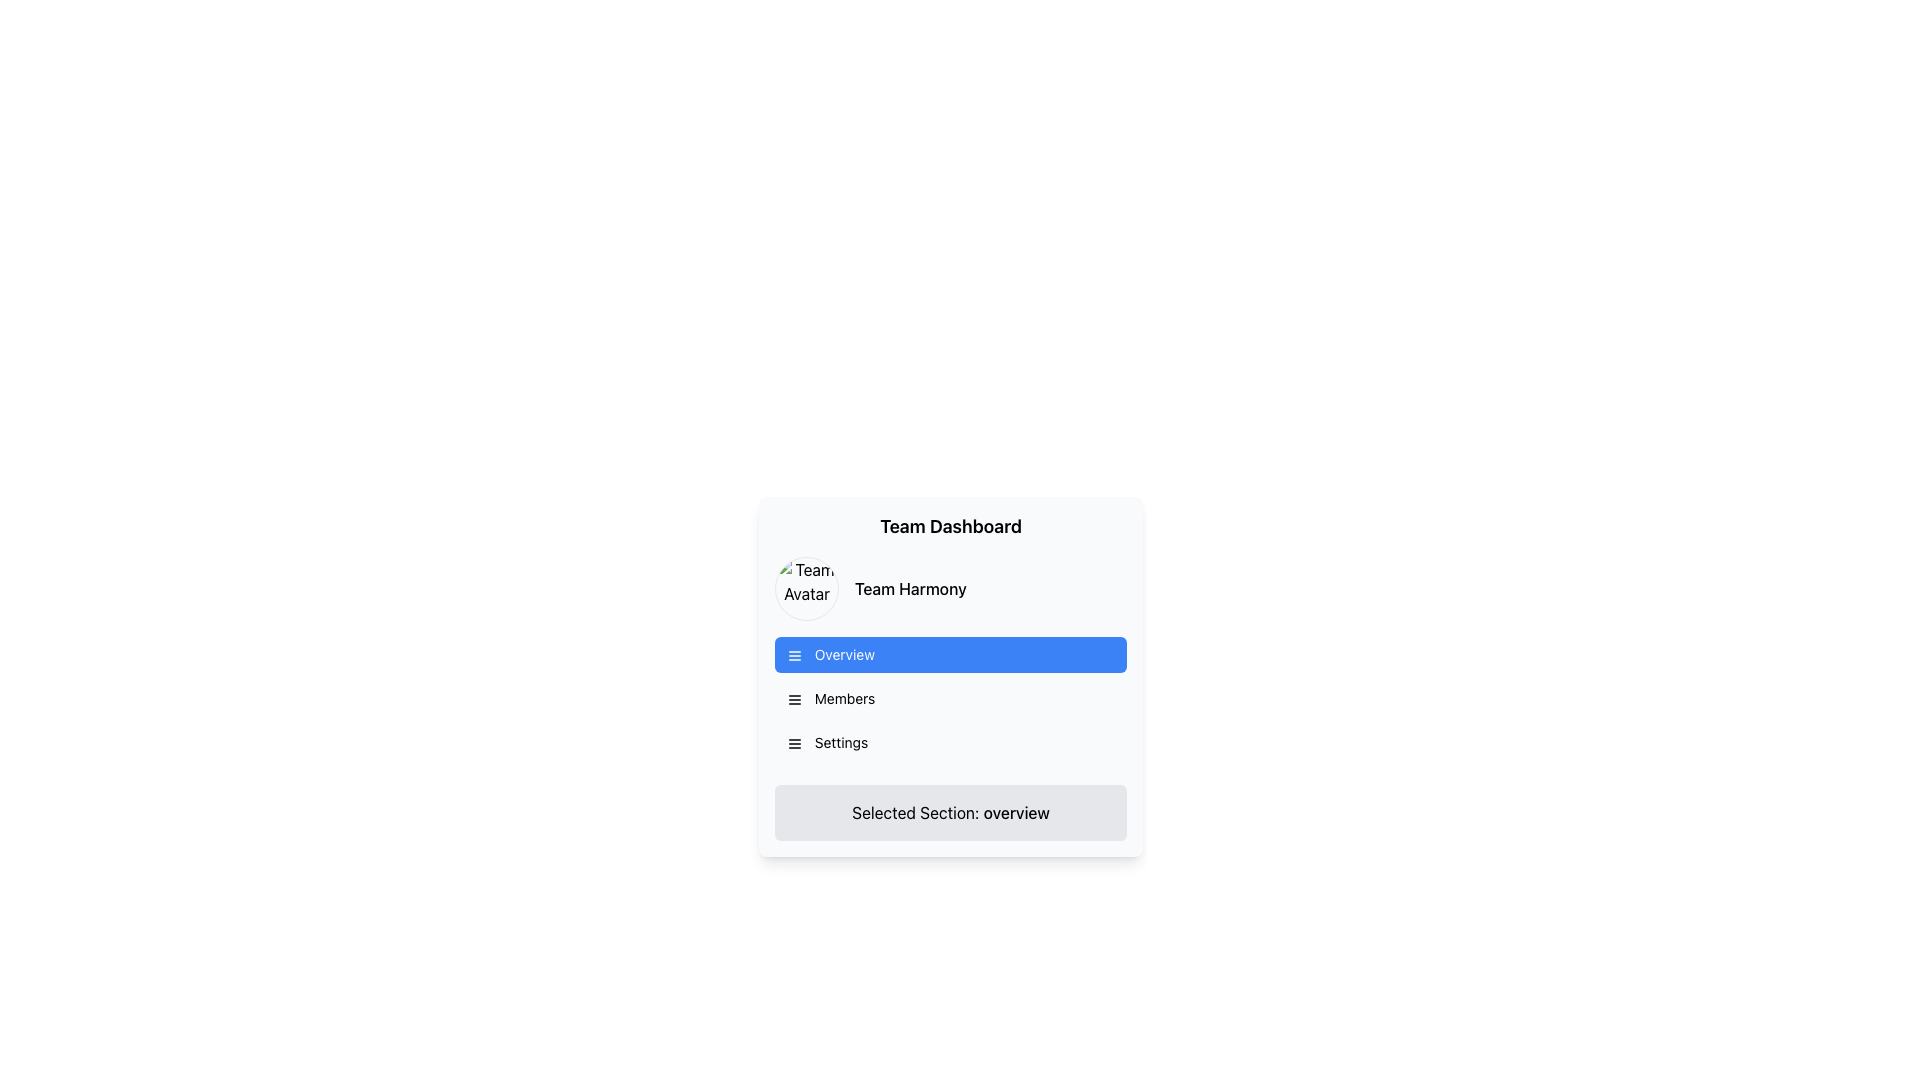 The width and height of the screenshot is (1920, 1080). I want to click on the 'Settings' menu item in the sidebar, so click(949, 743).